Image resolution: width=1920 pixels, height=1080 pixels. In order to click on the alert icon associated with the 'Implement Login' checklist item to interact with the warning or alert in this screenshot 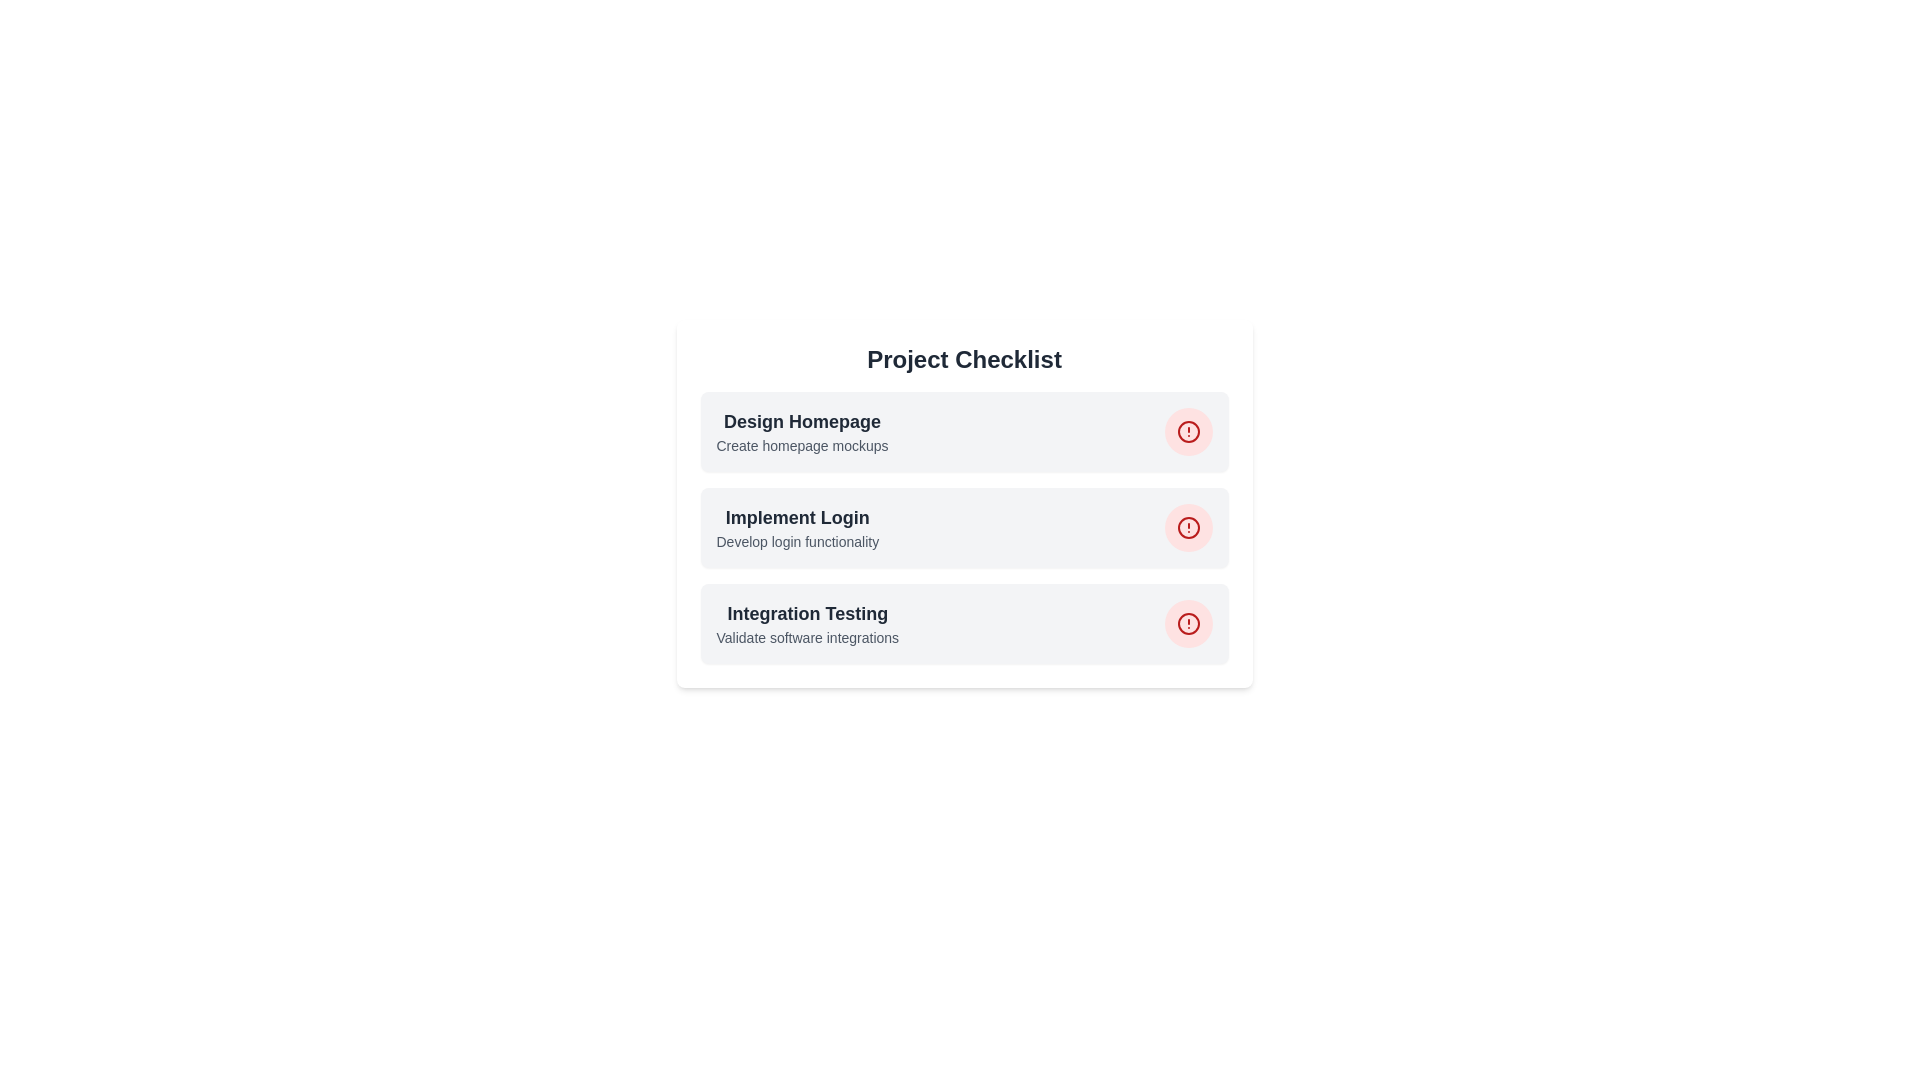, I will do `click(1188, 527)`.